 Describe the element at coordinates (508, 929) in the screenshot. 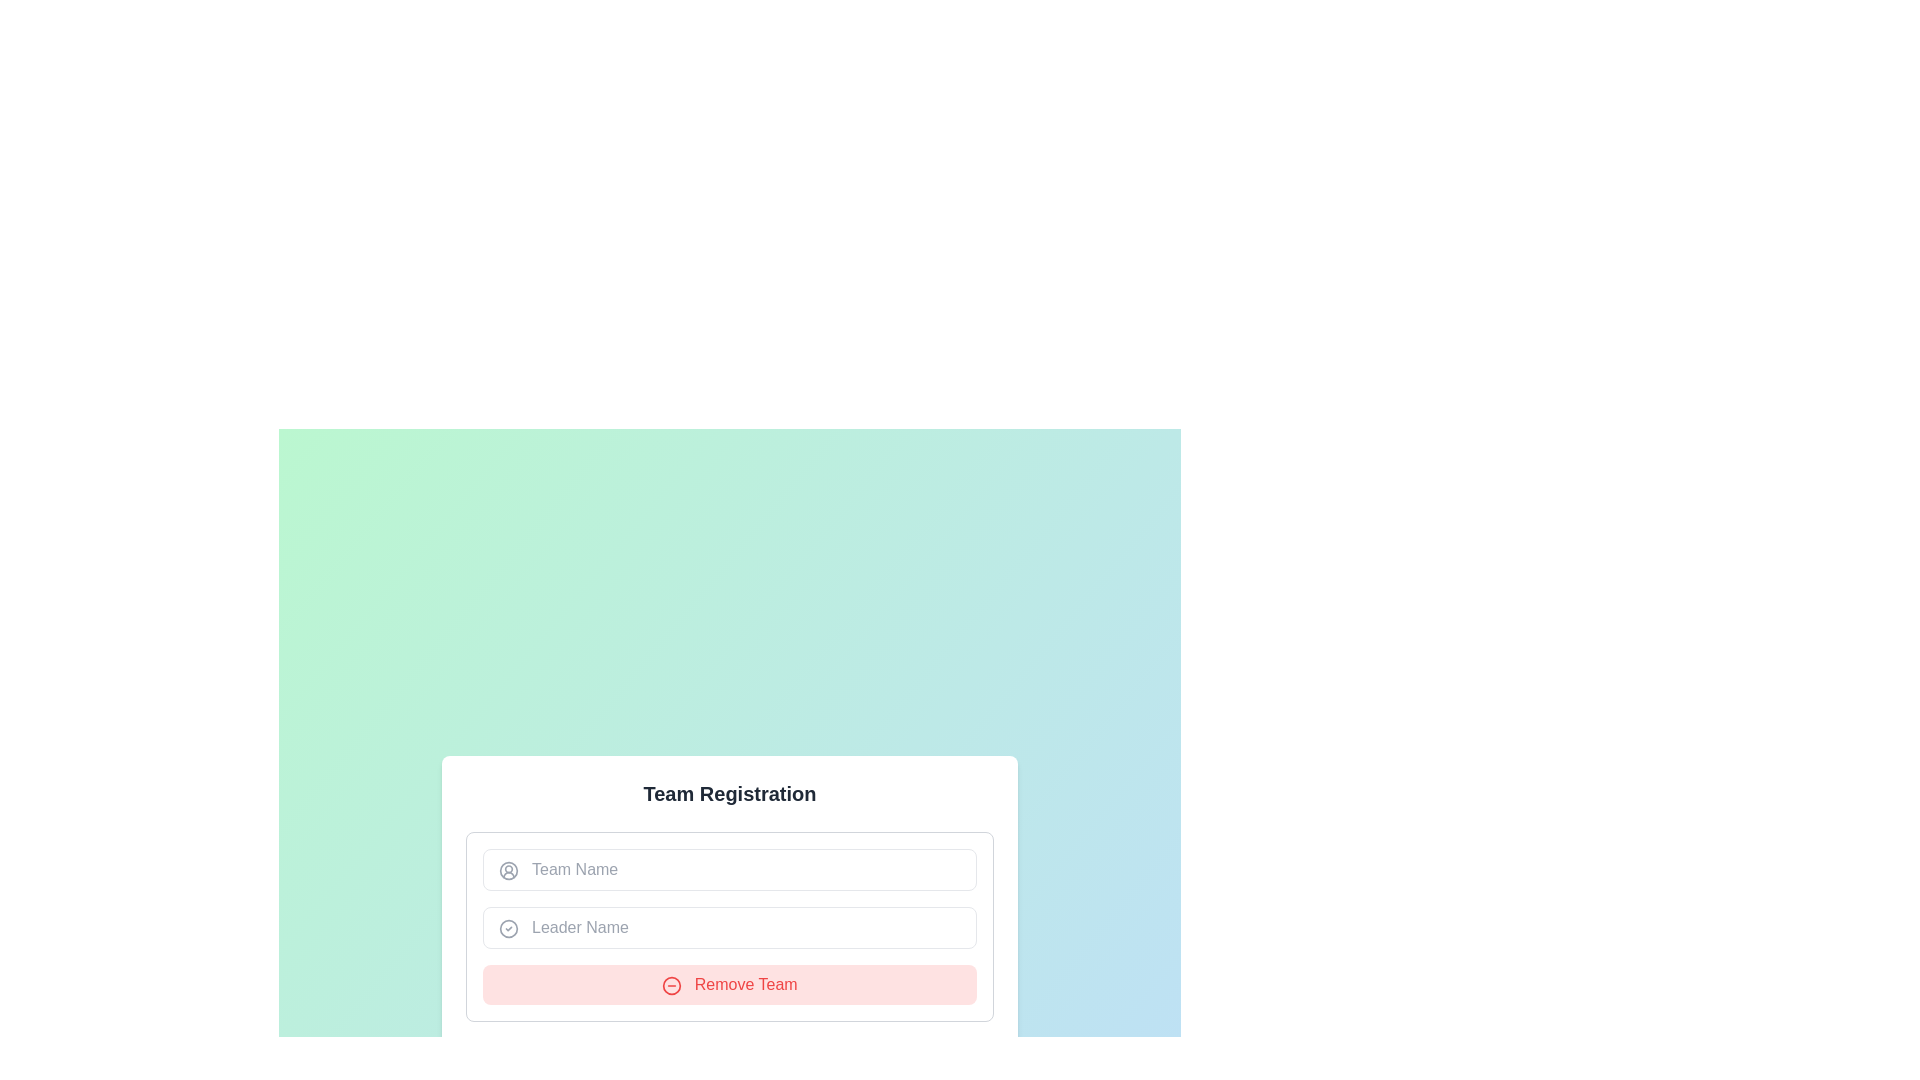

I see `the icon representing a circle with a checkmark inside it, located to the left of the 'Leader Name' placeholder text in the second text input field of the 'Team Registration' UI section` at that location.